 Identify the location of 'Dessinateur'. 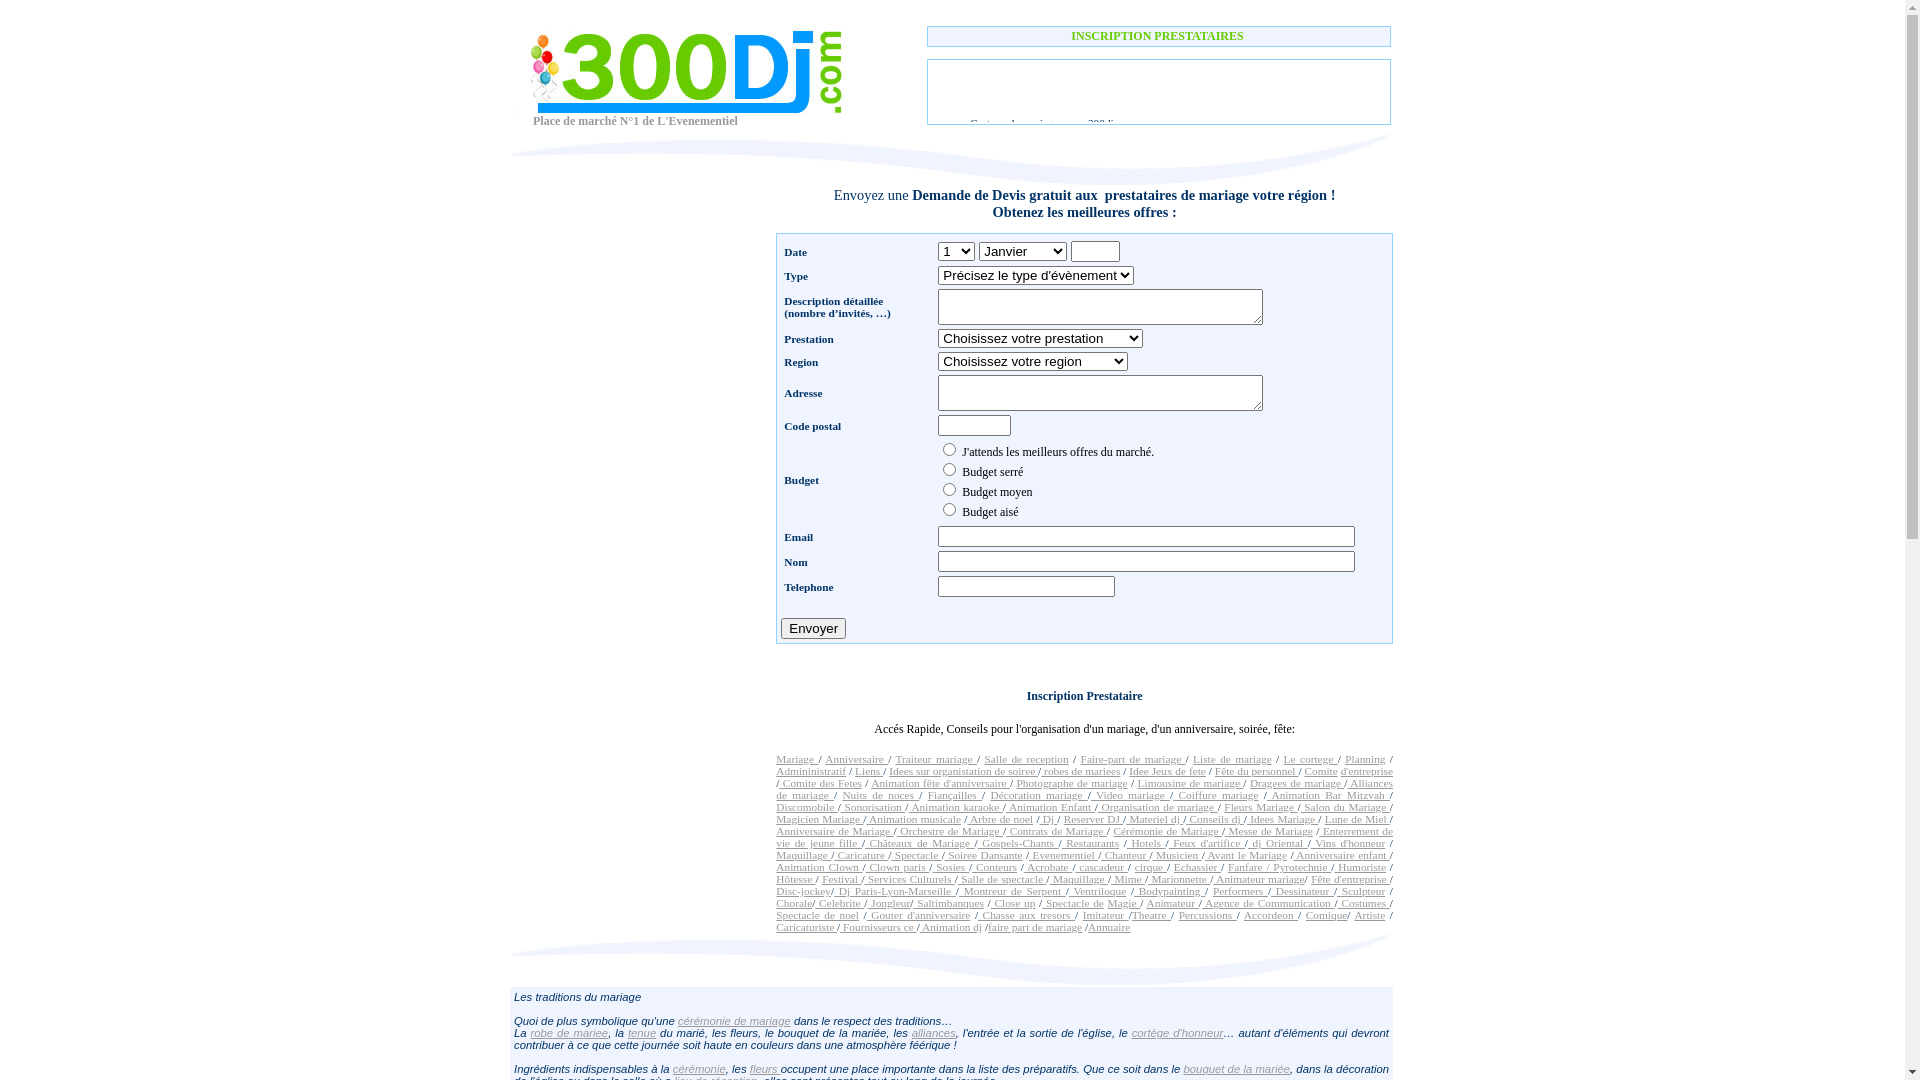
(1270, 890).